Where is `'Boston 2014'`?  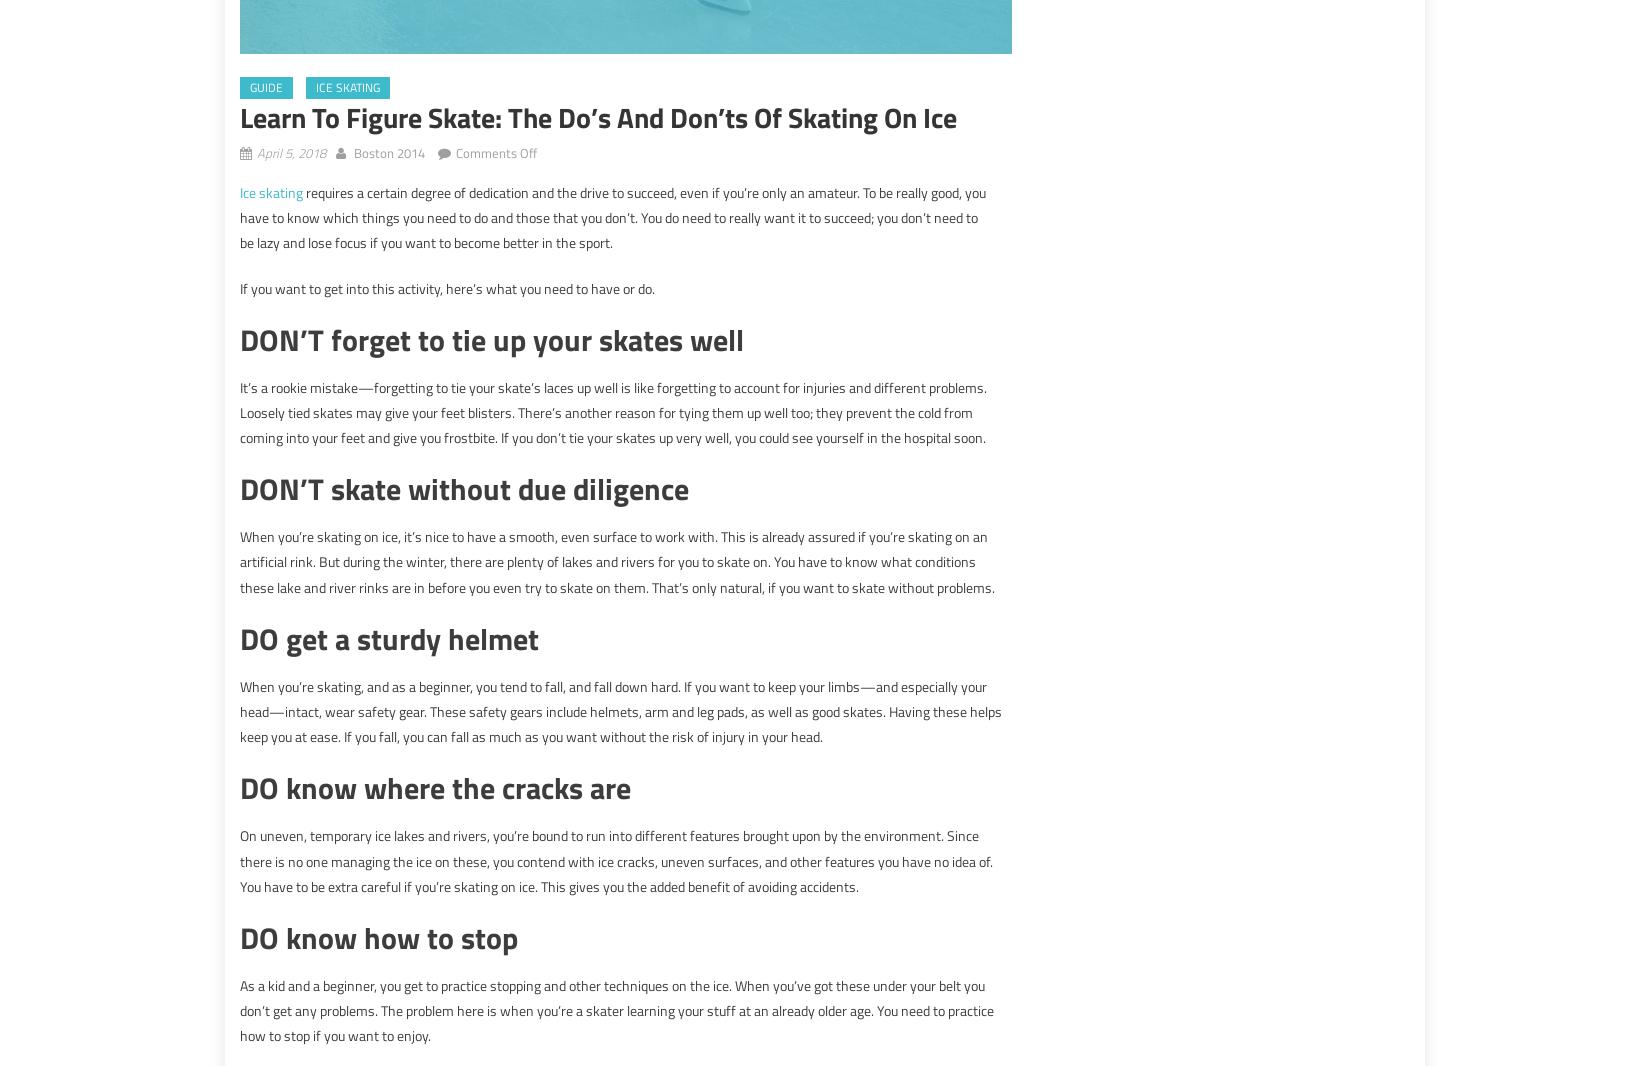
'Boston 2014' is located at coordinates (389, 151).